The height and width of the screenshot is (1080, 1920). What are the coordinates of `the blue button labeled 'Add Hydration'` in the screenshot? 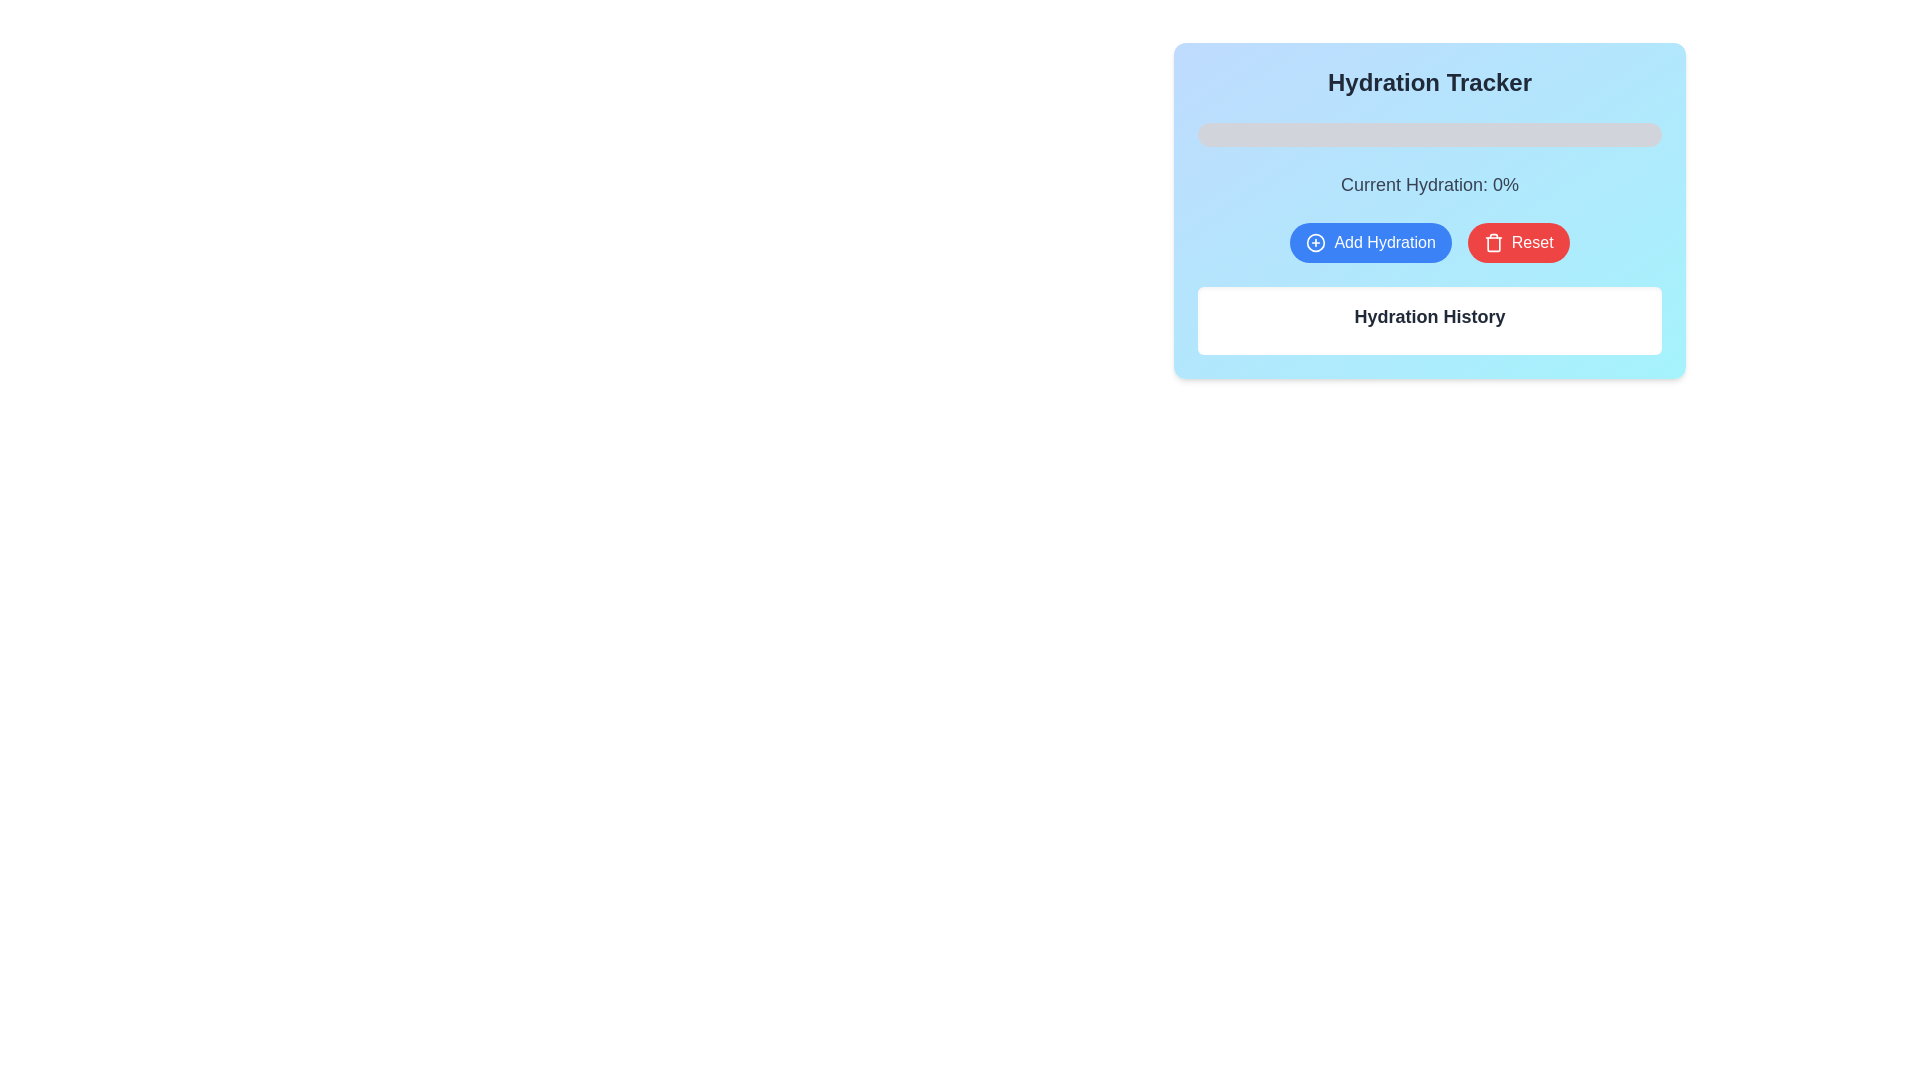 It's located at (1429, 242).